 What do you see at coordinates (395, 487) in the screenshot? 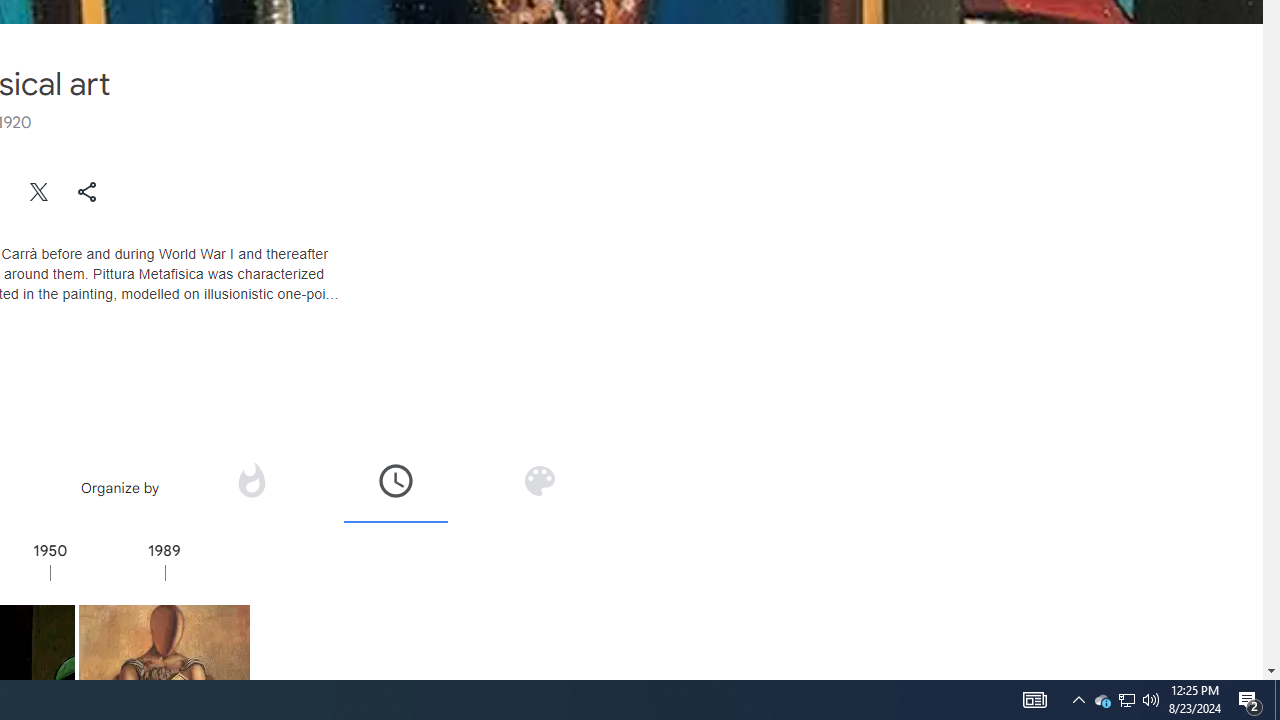
I see `'Organize by time'` at bounding box center [395, 487].